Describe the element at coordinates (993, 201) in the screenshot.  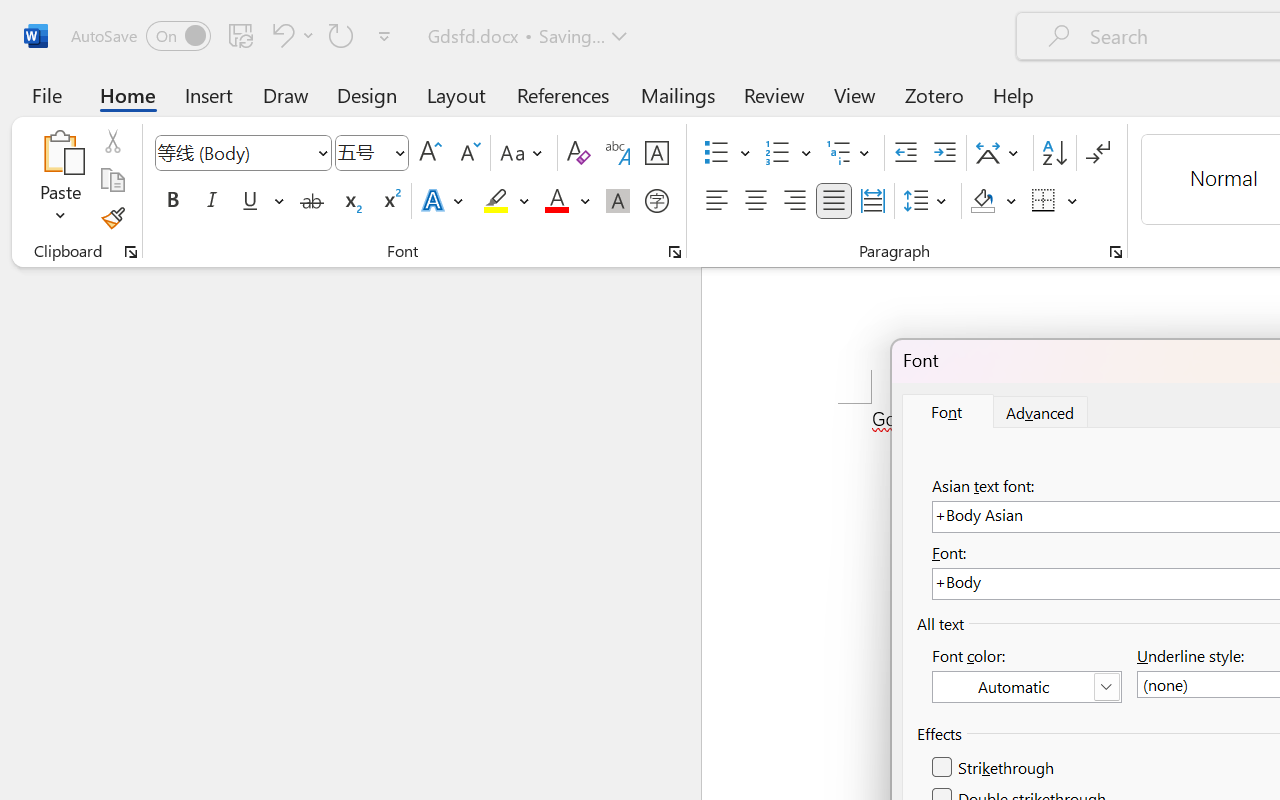
I see `'Shading'` at that location.